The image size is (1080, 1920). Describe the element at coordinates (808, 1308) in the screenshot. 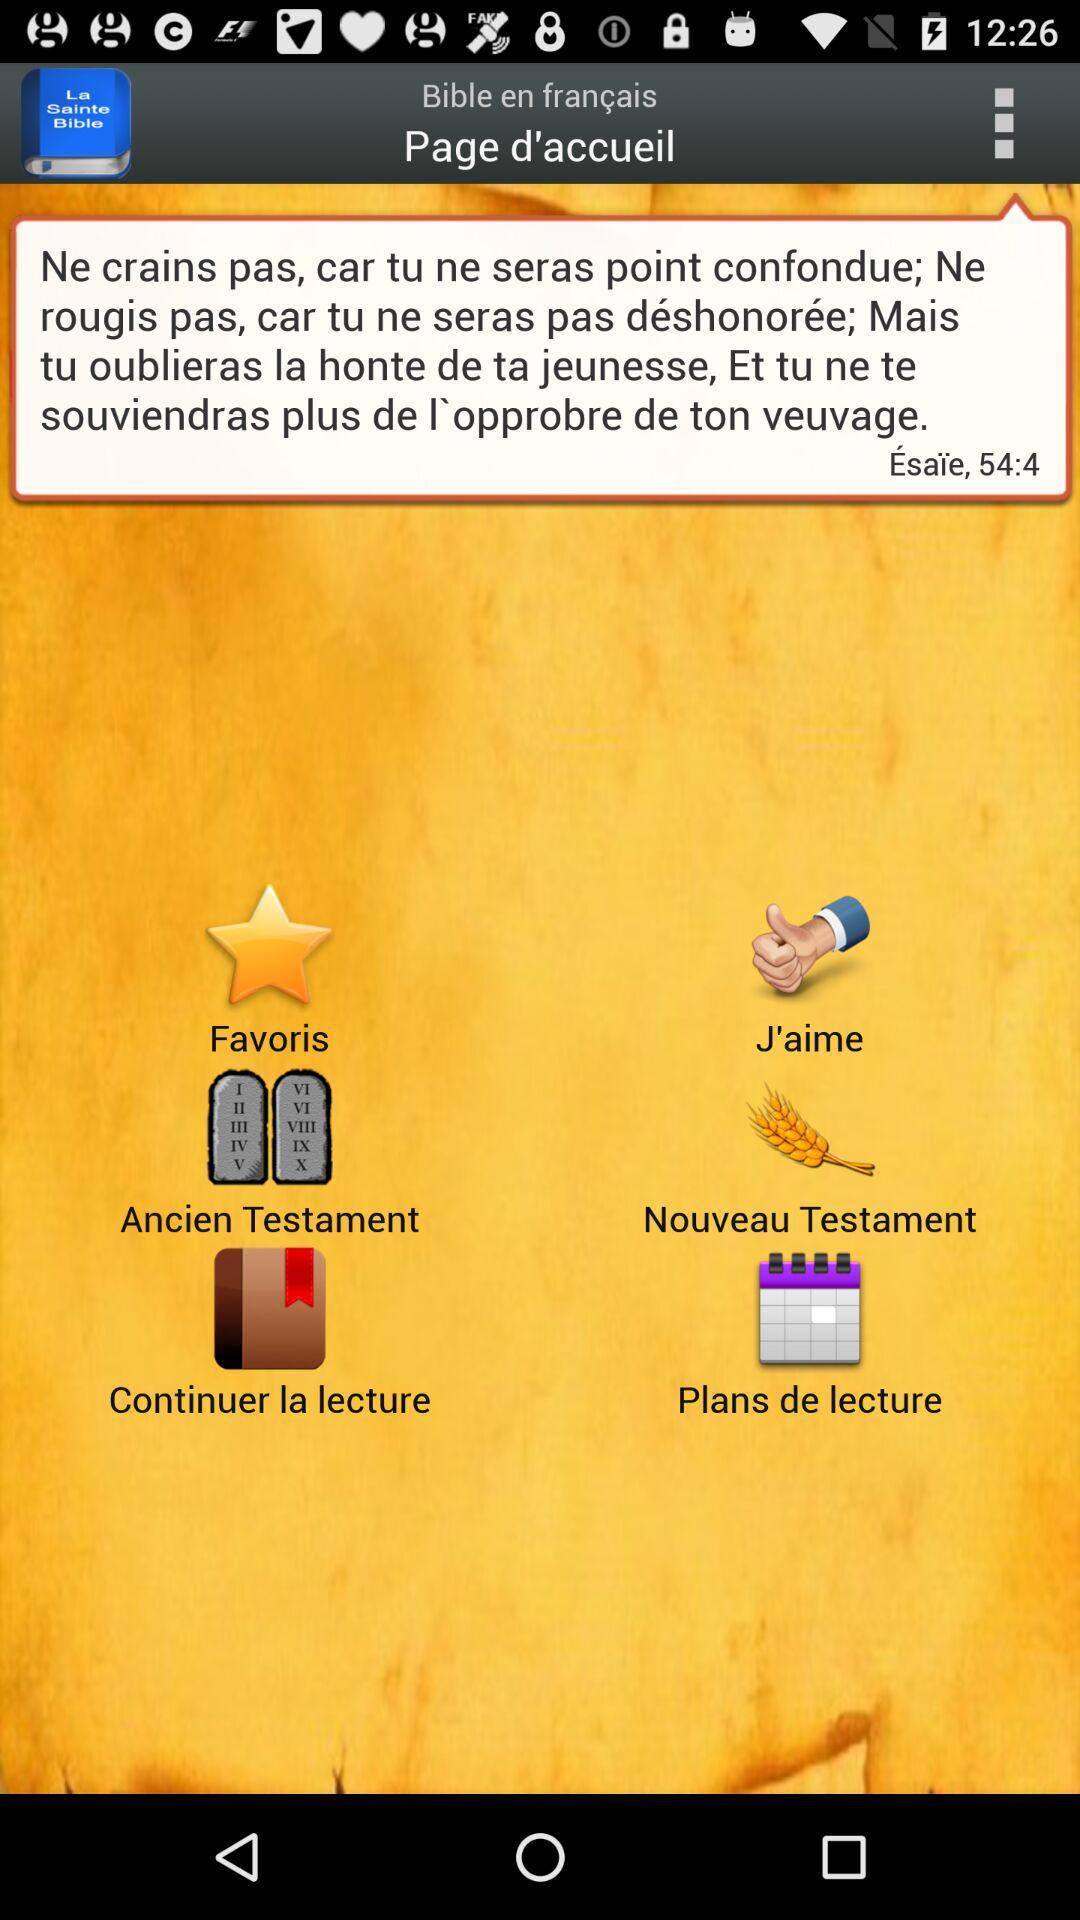

I see `to calendar` at that location.